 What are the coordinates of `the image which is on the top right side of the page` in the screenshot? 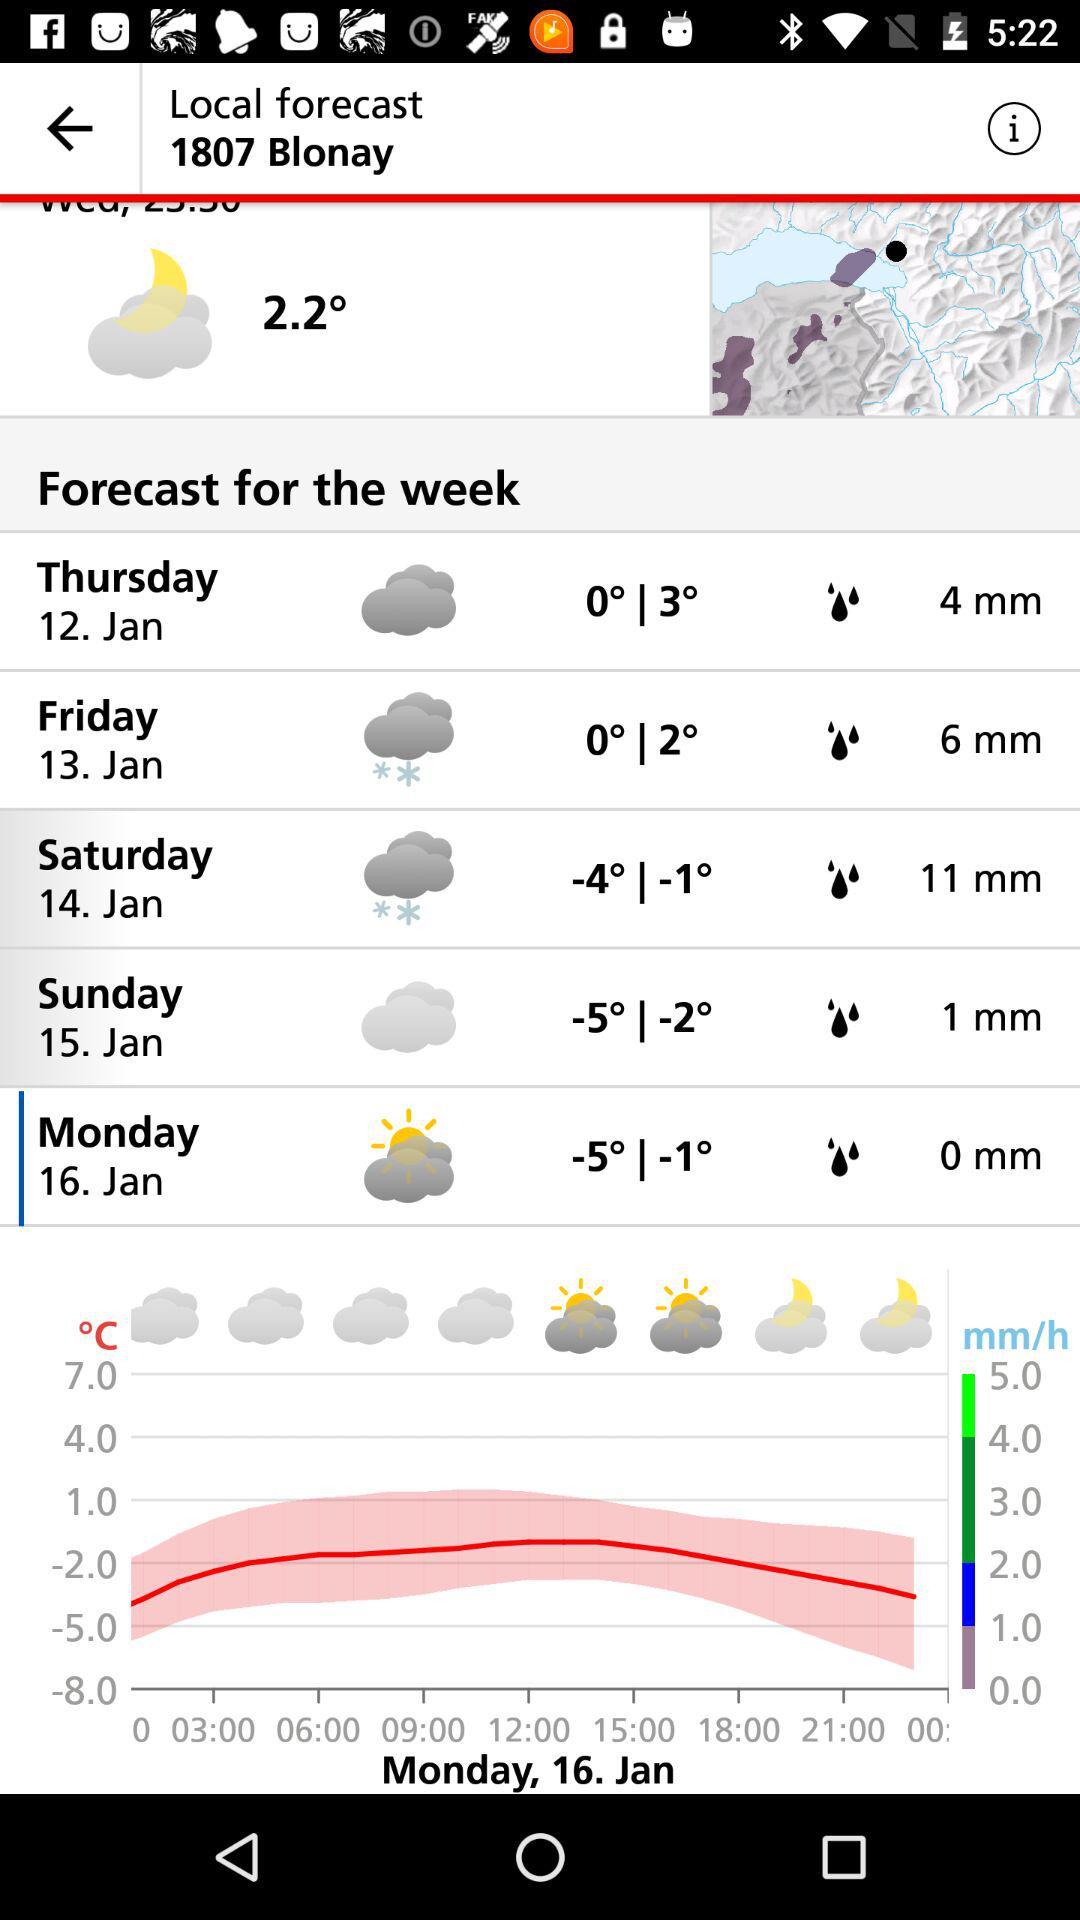 It's located at (895, 308).